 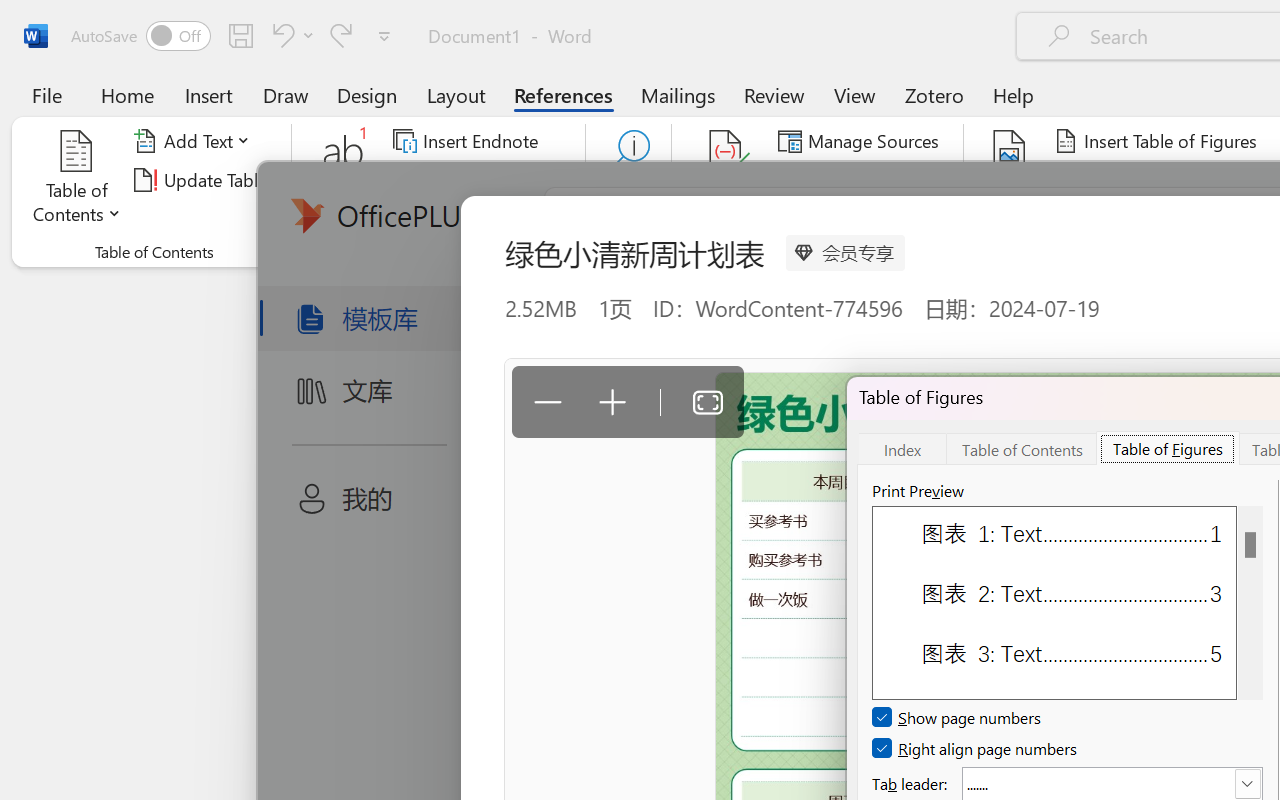 What do you see at coordinates (344, 179) in the screenshot?
I see `'Insert Footnote'` at bounding box center [344, 179].